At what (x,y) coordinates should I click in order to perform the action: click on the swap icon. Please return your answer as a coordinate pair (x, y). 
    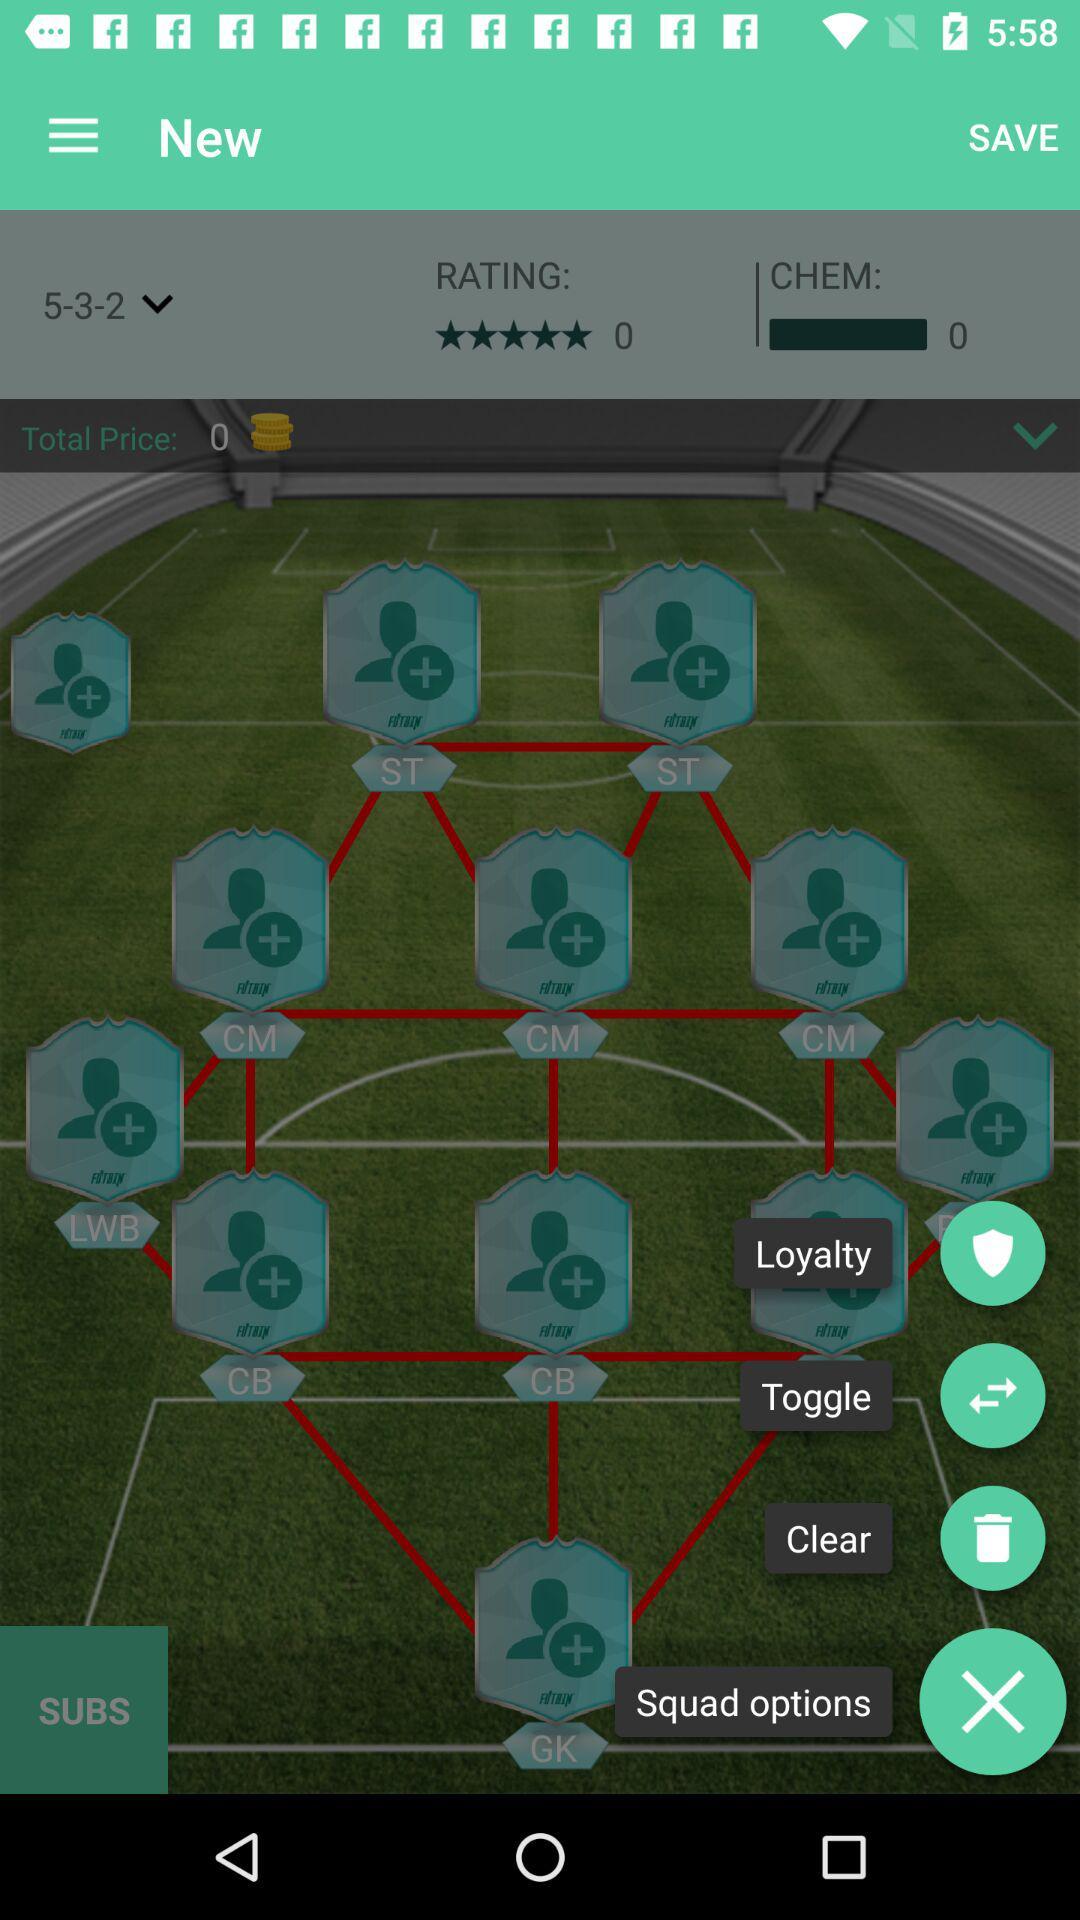
    Looking at the image, I should click on (992, 1394).